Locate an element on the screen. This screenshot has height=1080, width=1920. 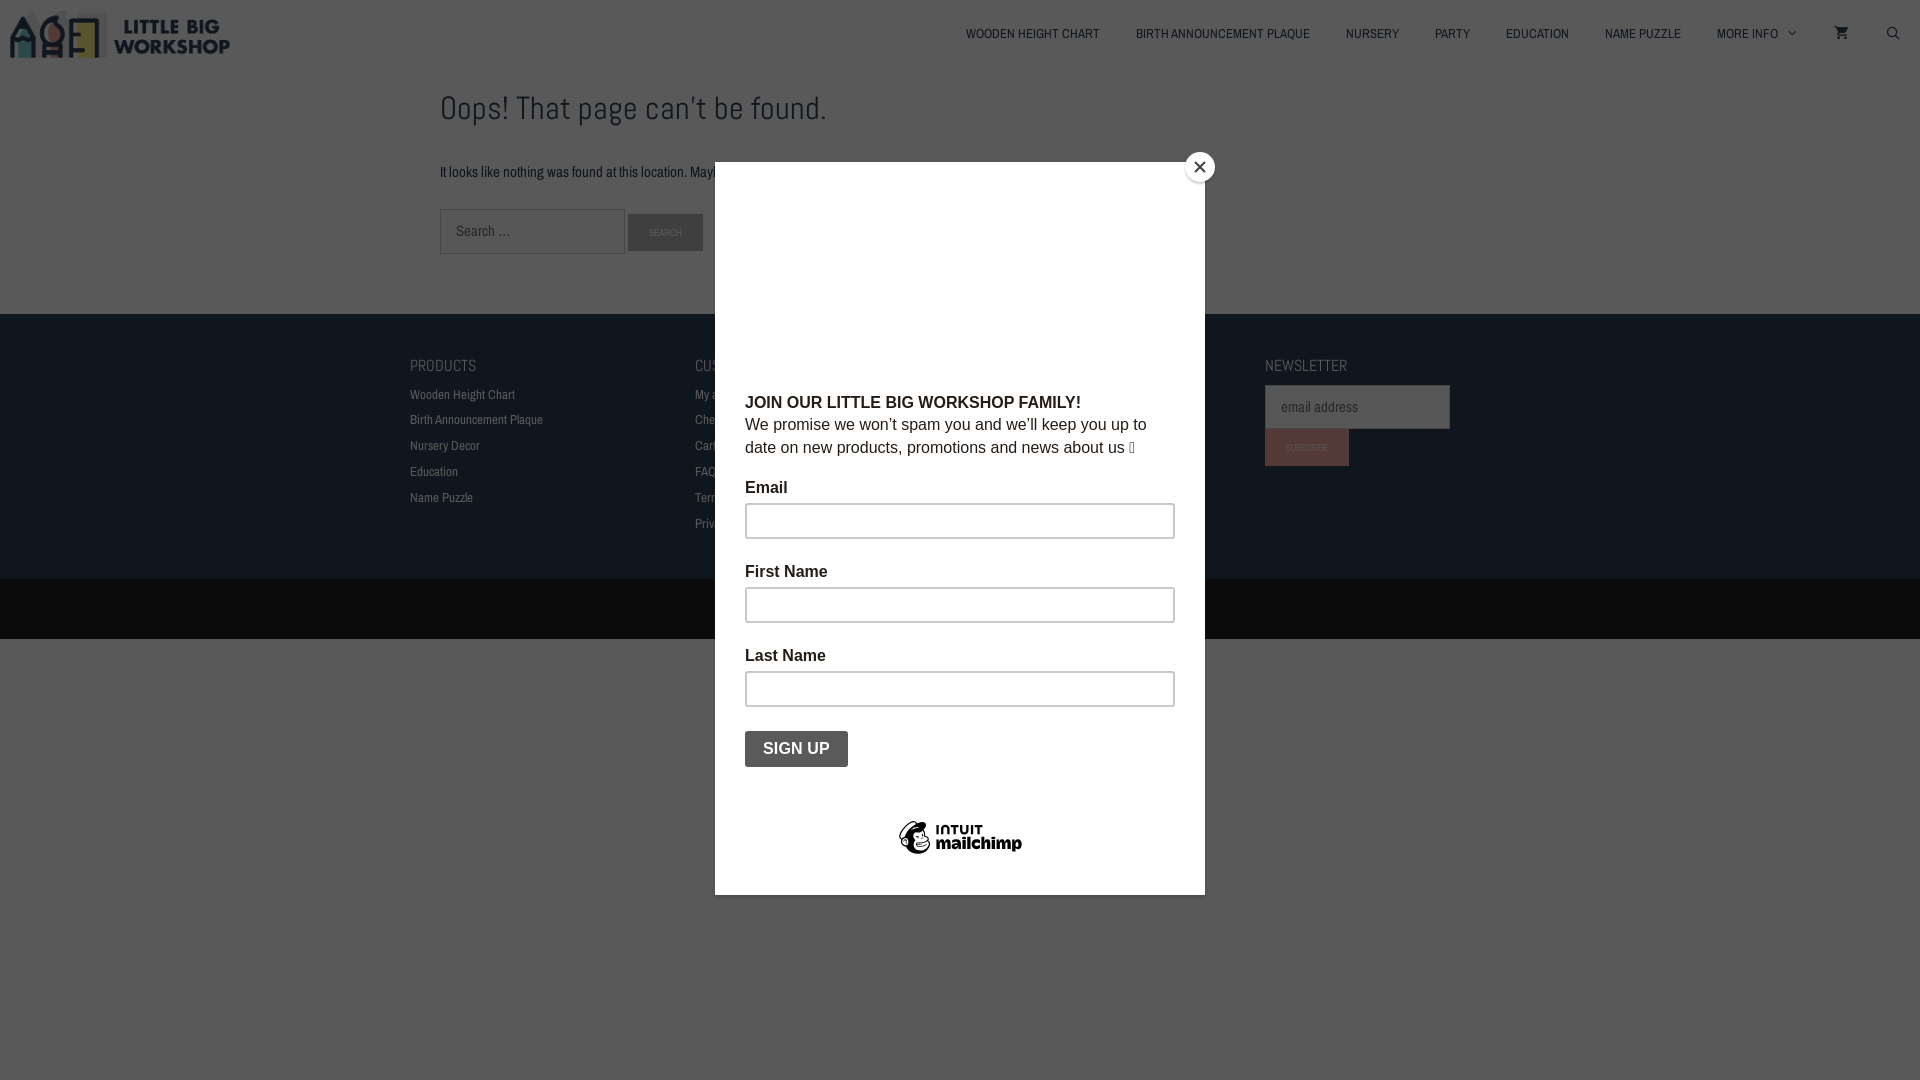
'Subscribe' is located at coordinates (1306, 446).